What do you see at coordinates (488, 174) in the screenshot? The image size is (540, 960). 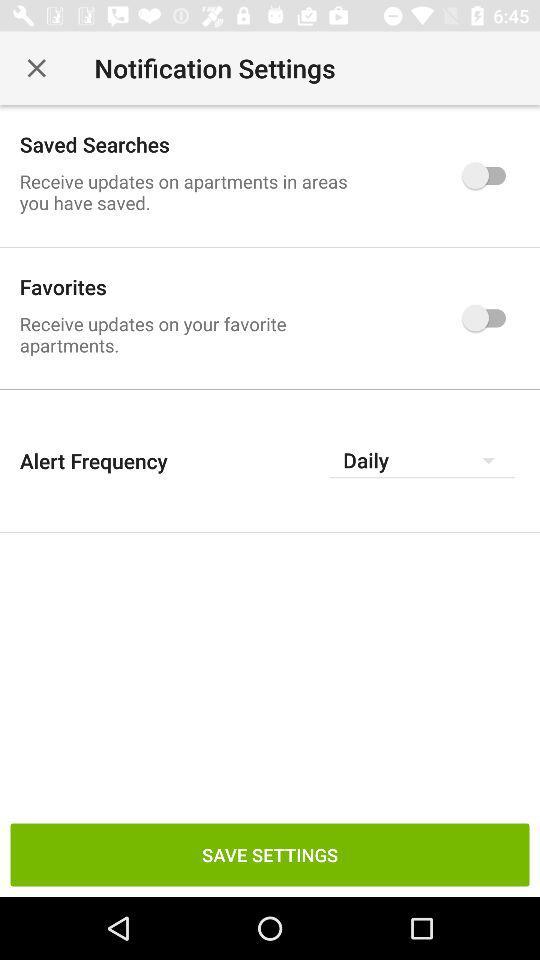 I see `autoplay option` at bounding box center [488, 174].